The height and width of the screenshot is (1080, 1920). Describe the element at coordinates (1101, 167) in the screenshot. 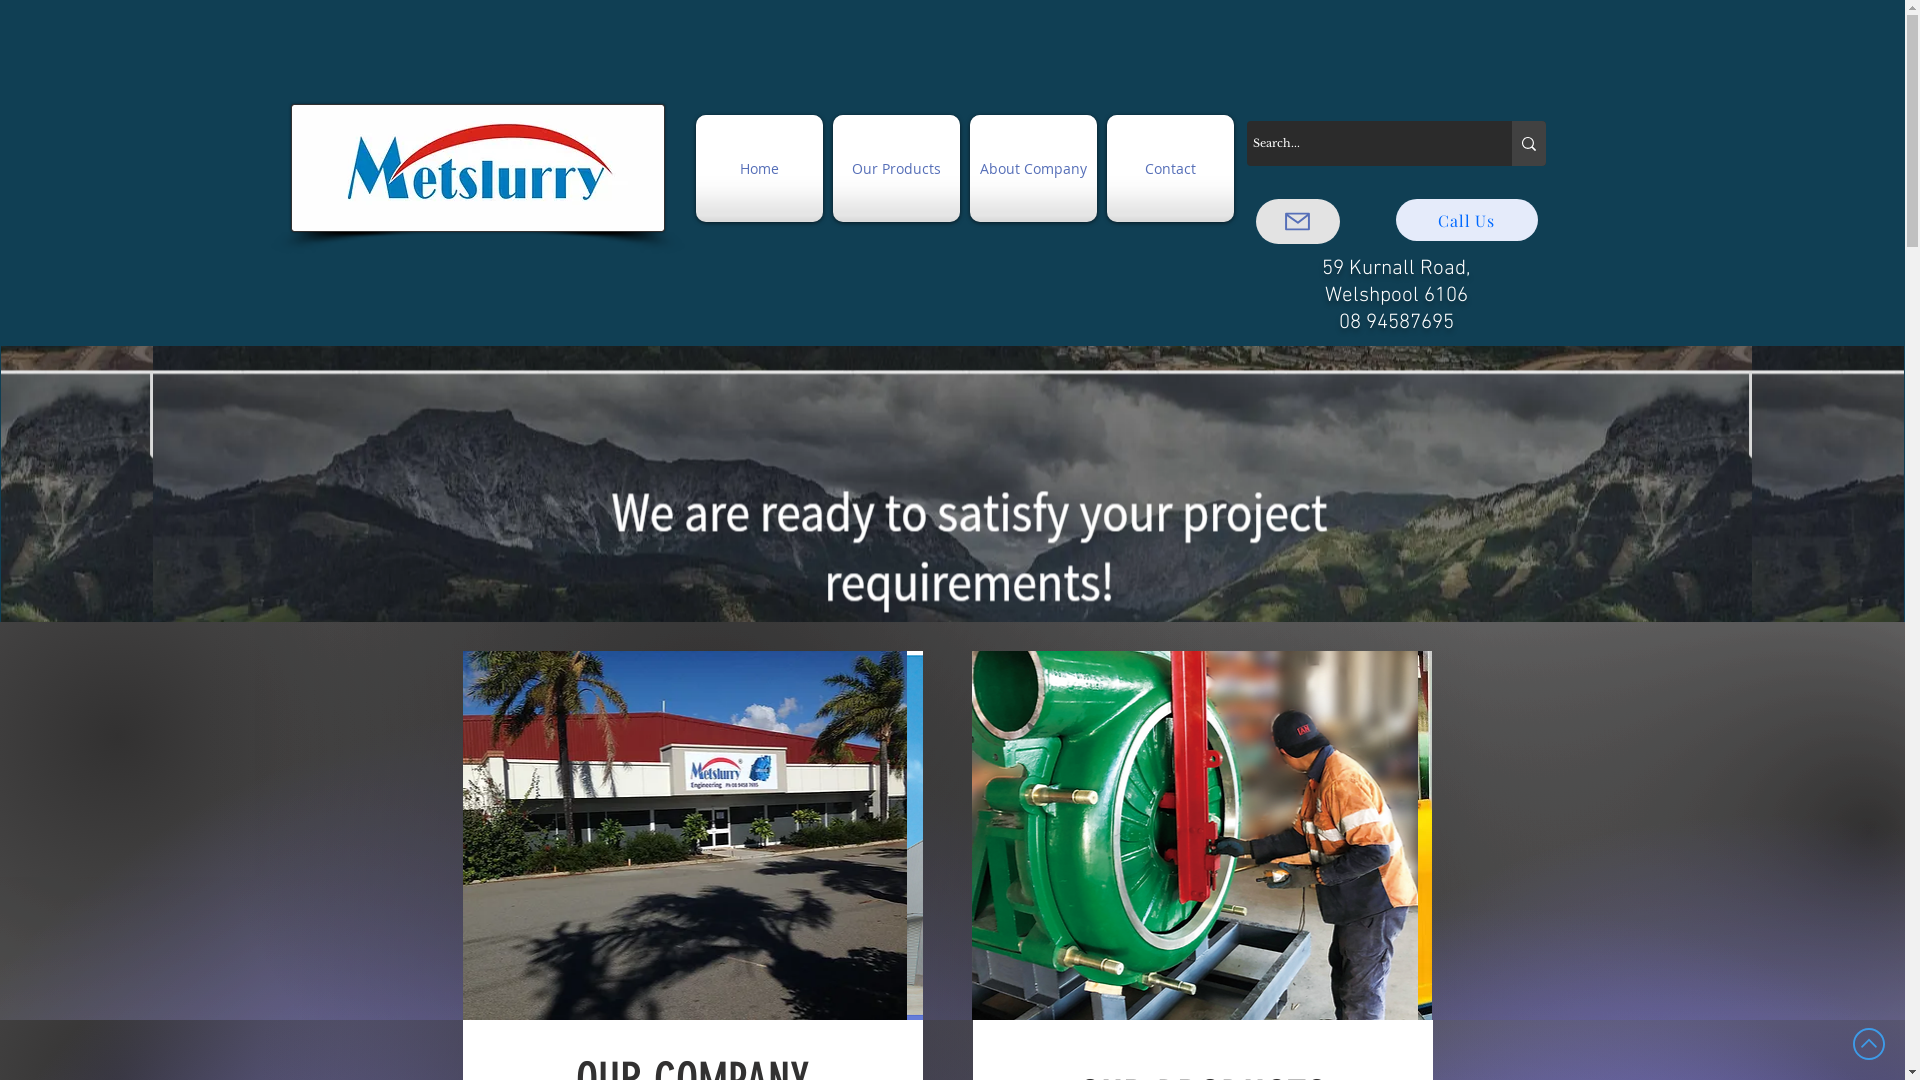

I see `'Contact'` at that location.